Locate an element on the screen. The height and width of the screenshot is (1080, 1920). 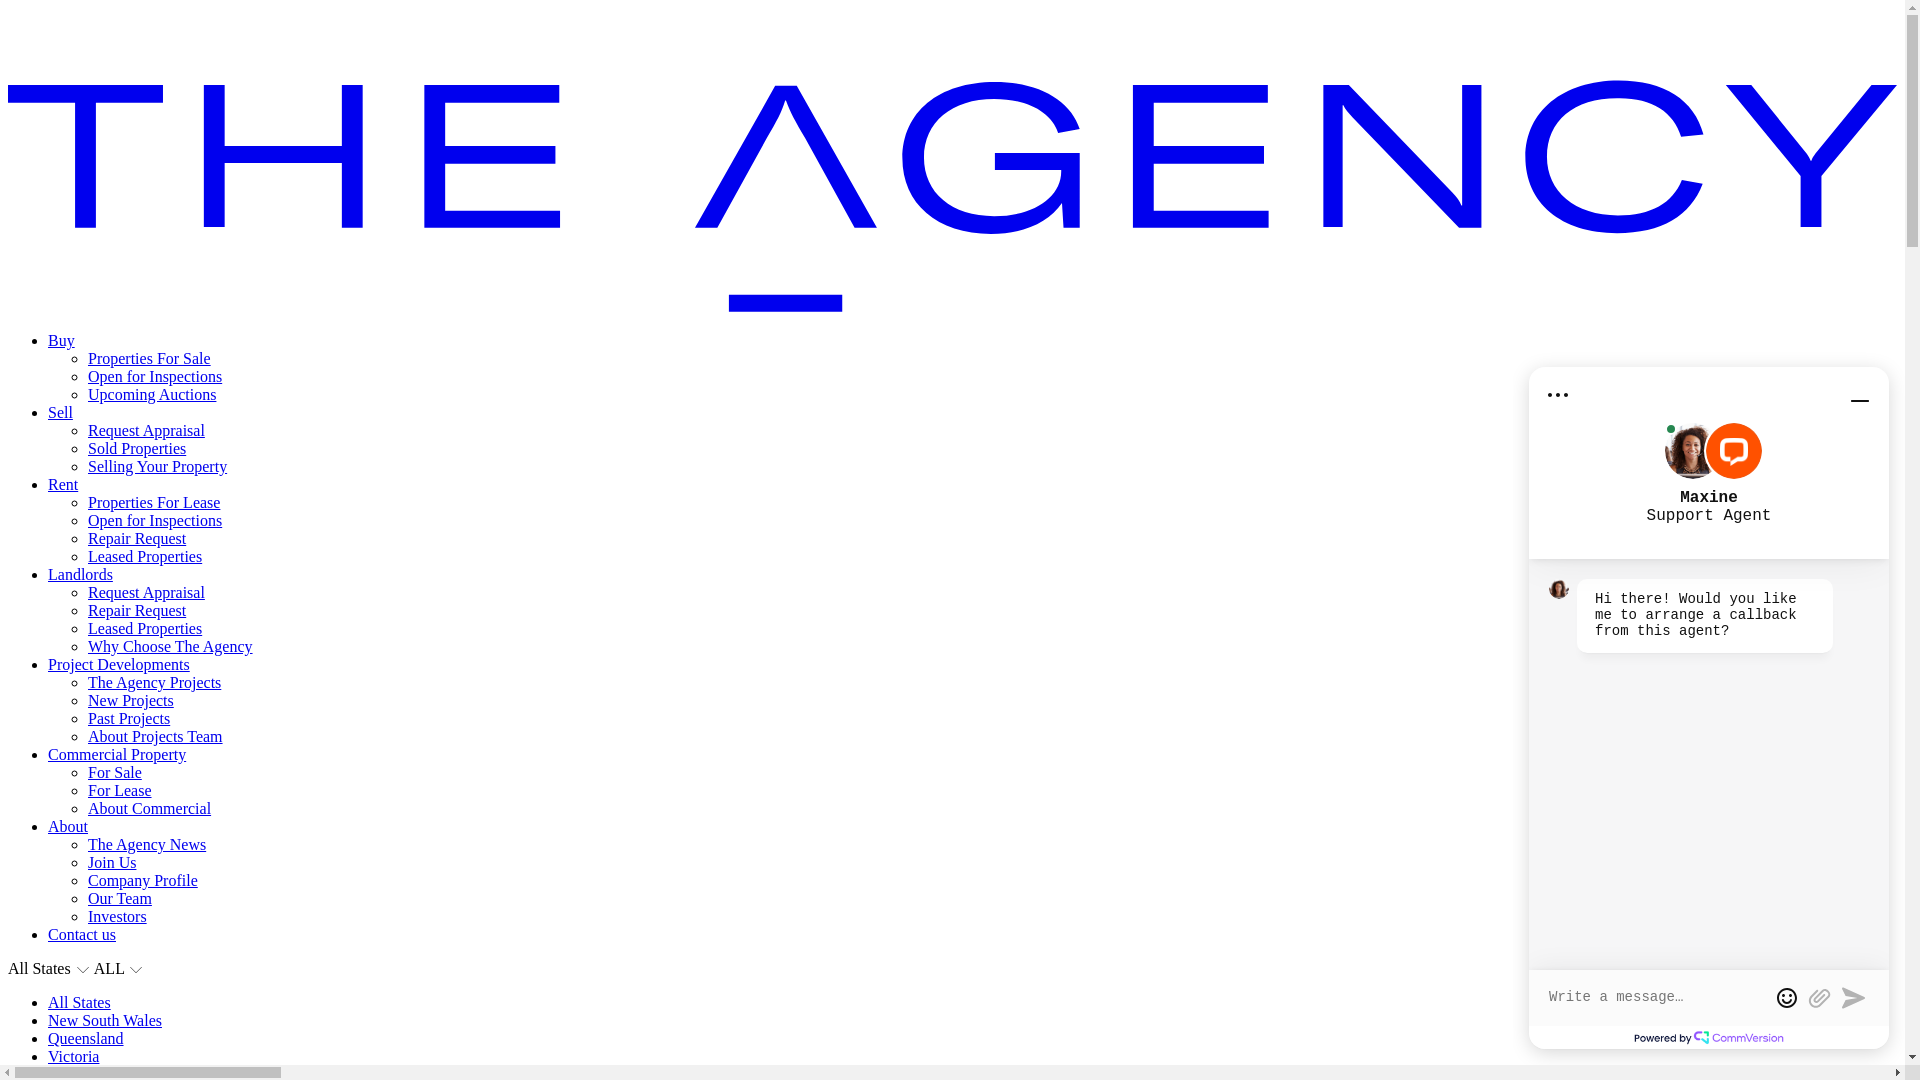
'Sell' is located at coordinates (48, 411).